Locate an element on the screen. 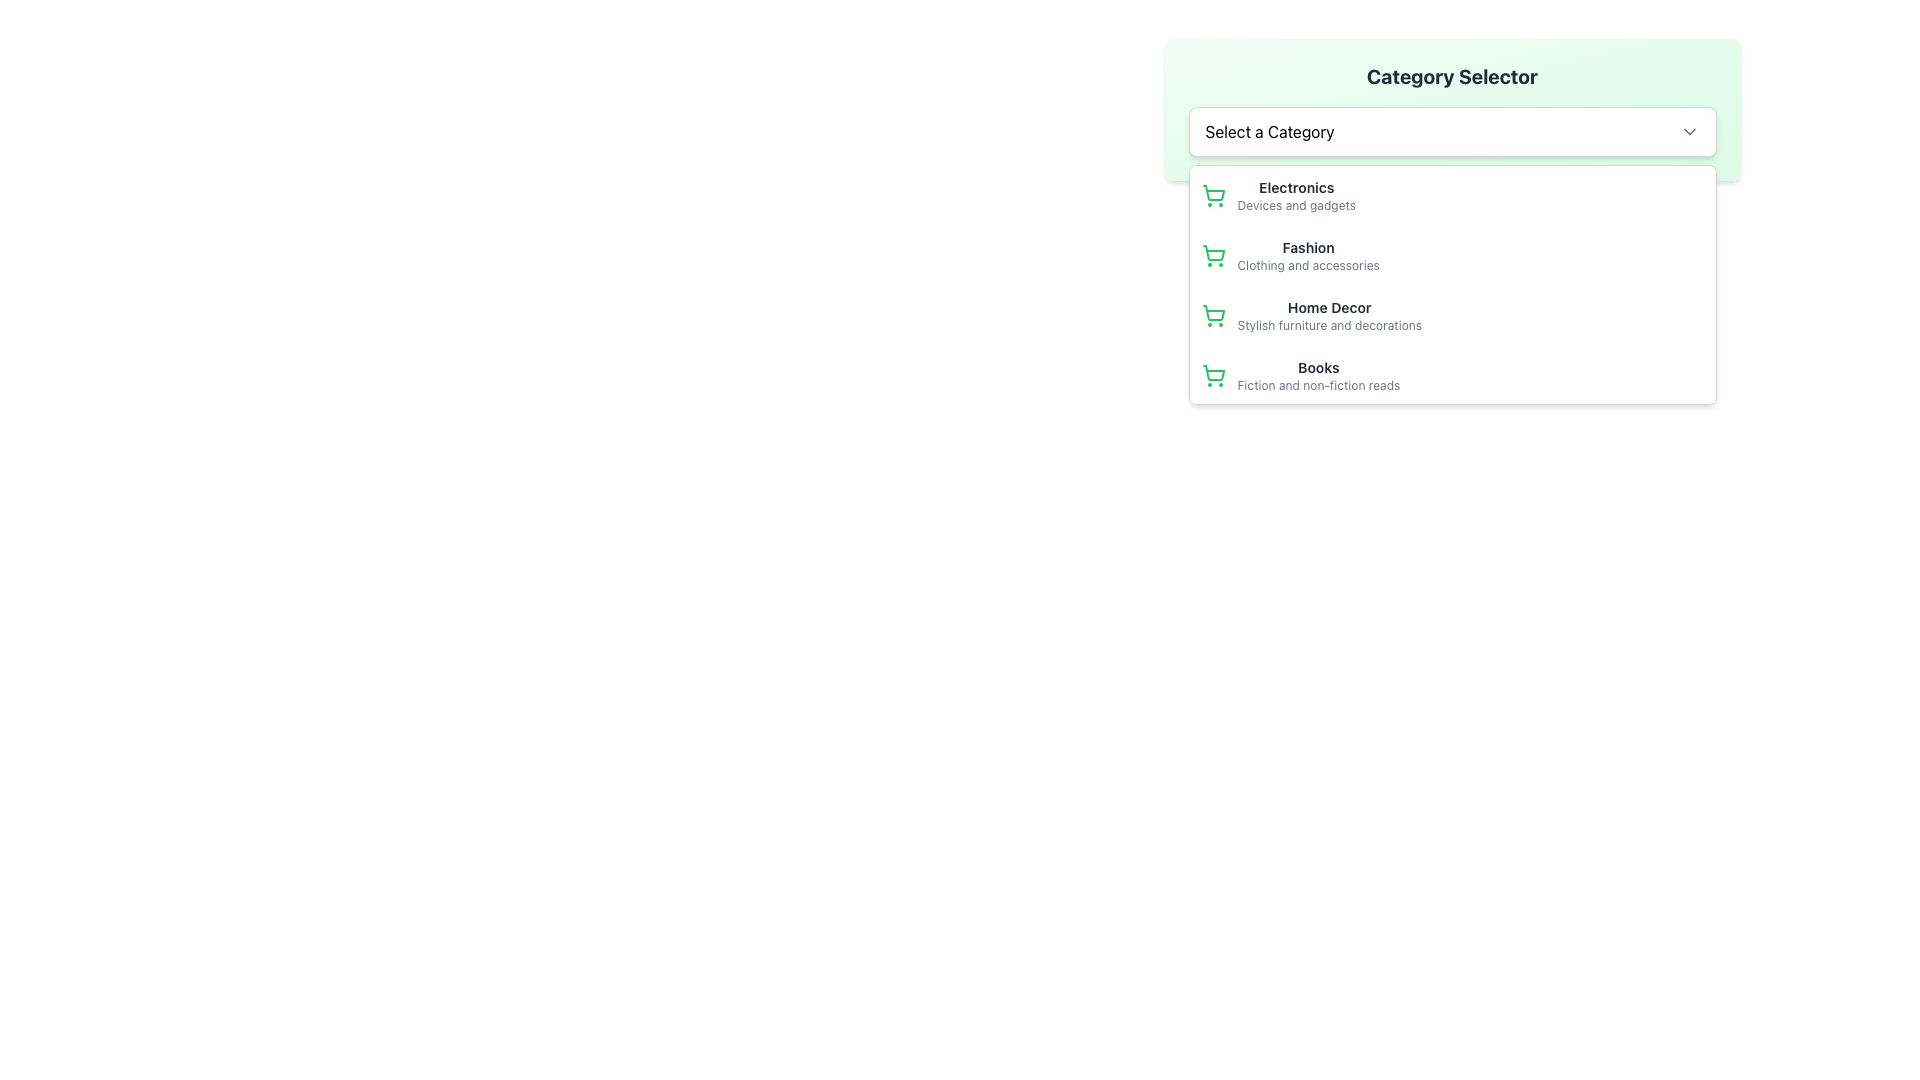 The image size is (1920, 1080). the static text label reading 'Devices and gadgets' that is located beneath the 'Electronics' header in the dropdown menu for shopping categories is located at coordinates (1296, 205).